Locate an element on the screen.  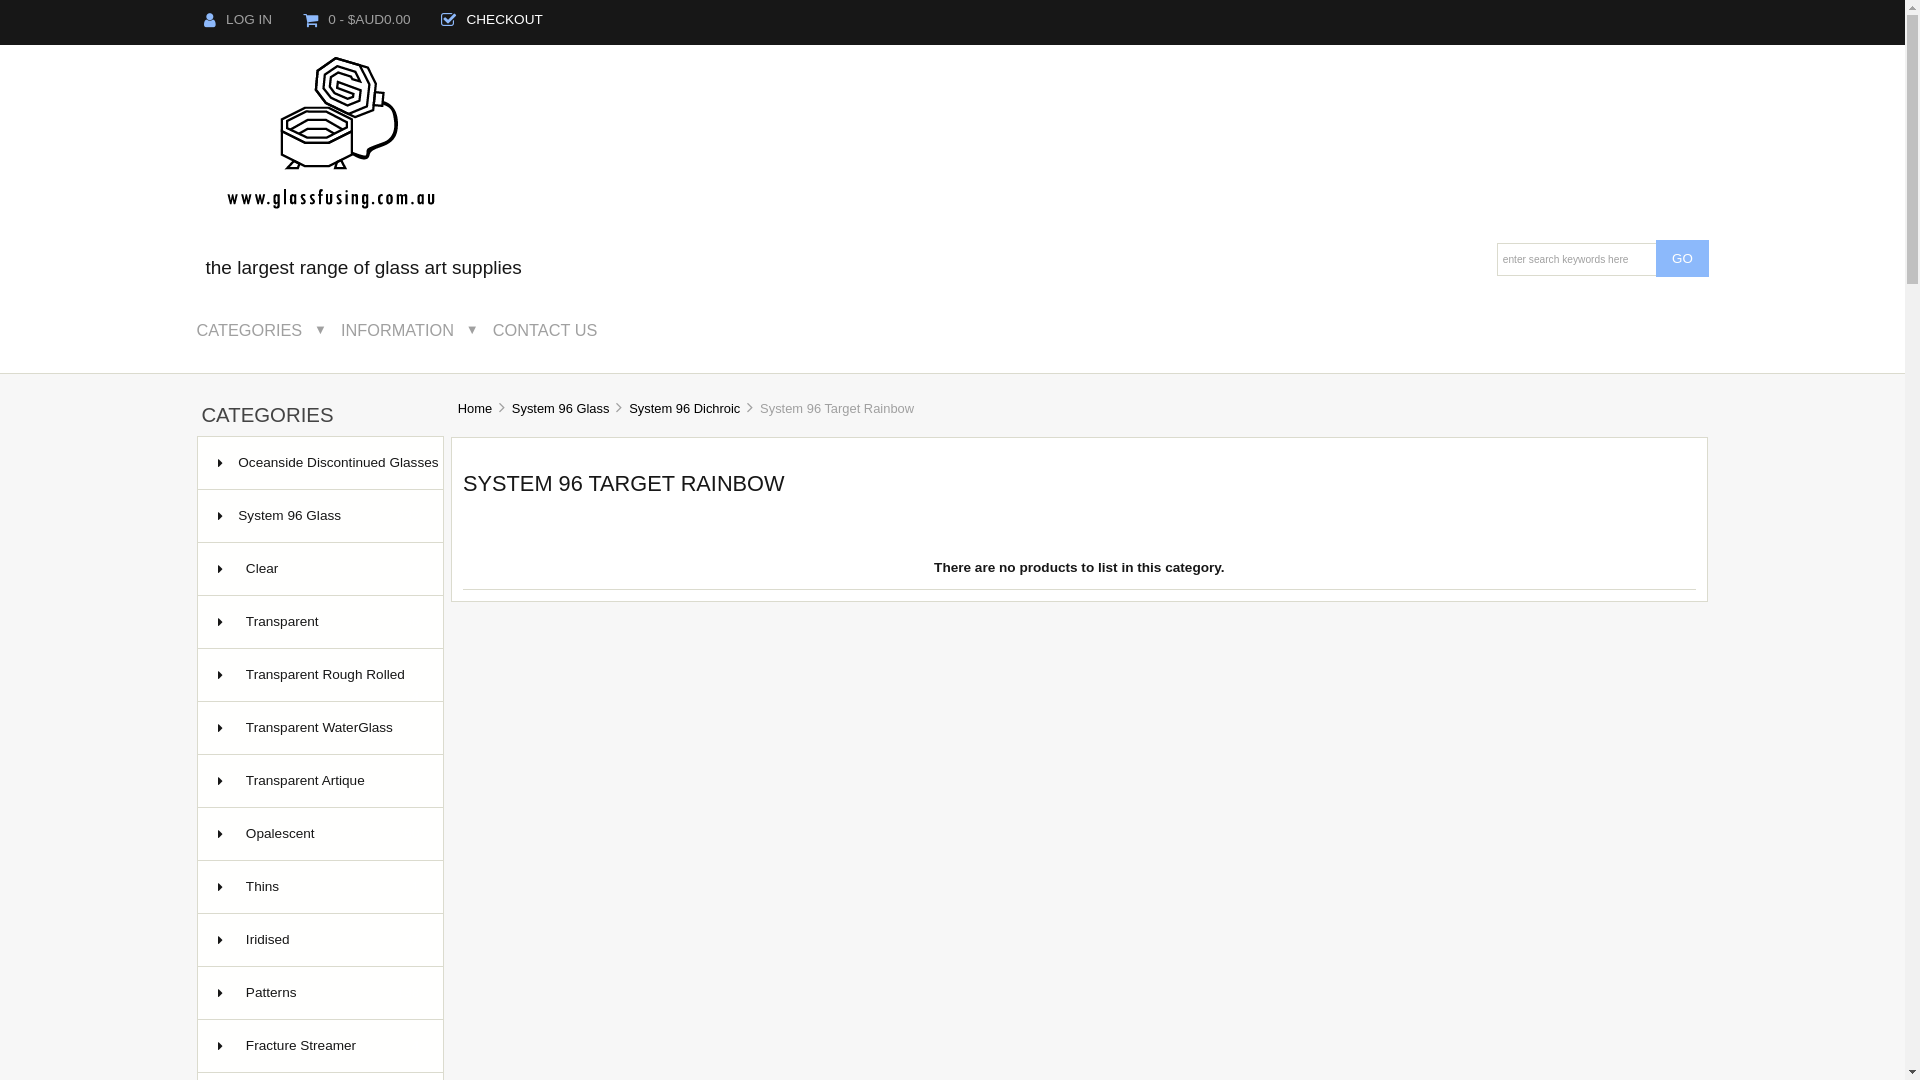
'  Fracture Streamer is located at coordinates (320, 1045).